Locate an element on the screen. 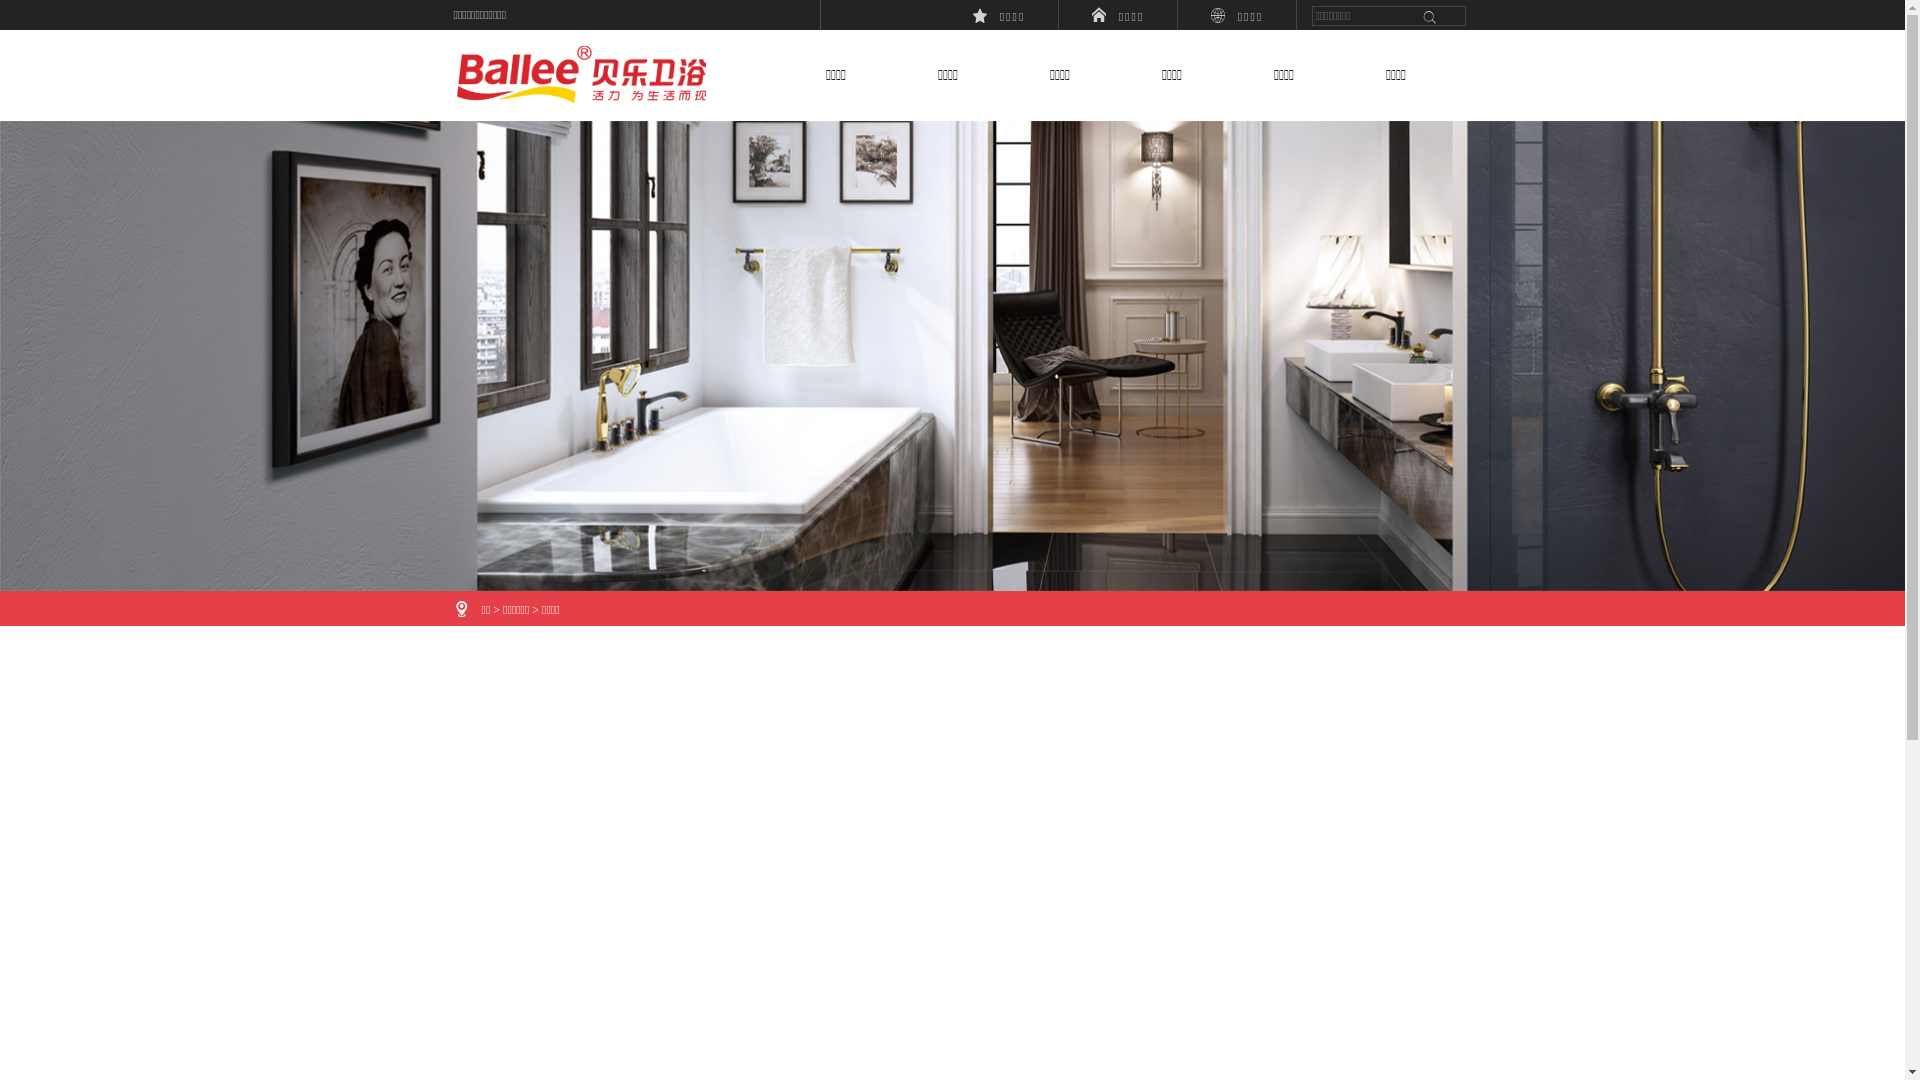  'a' is located at coordinates (1428, 15).